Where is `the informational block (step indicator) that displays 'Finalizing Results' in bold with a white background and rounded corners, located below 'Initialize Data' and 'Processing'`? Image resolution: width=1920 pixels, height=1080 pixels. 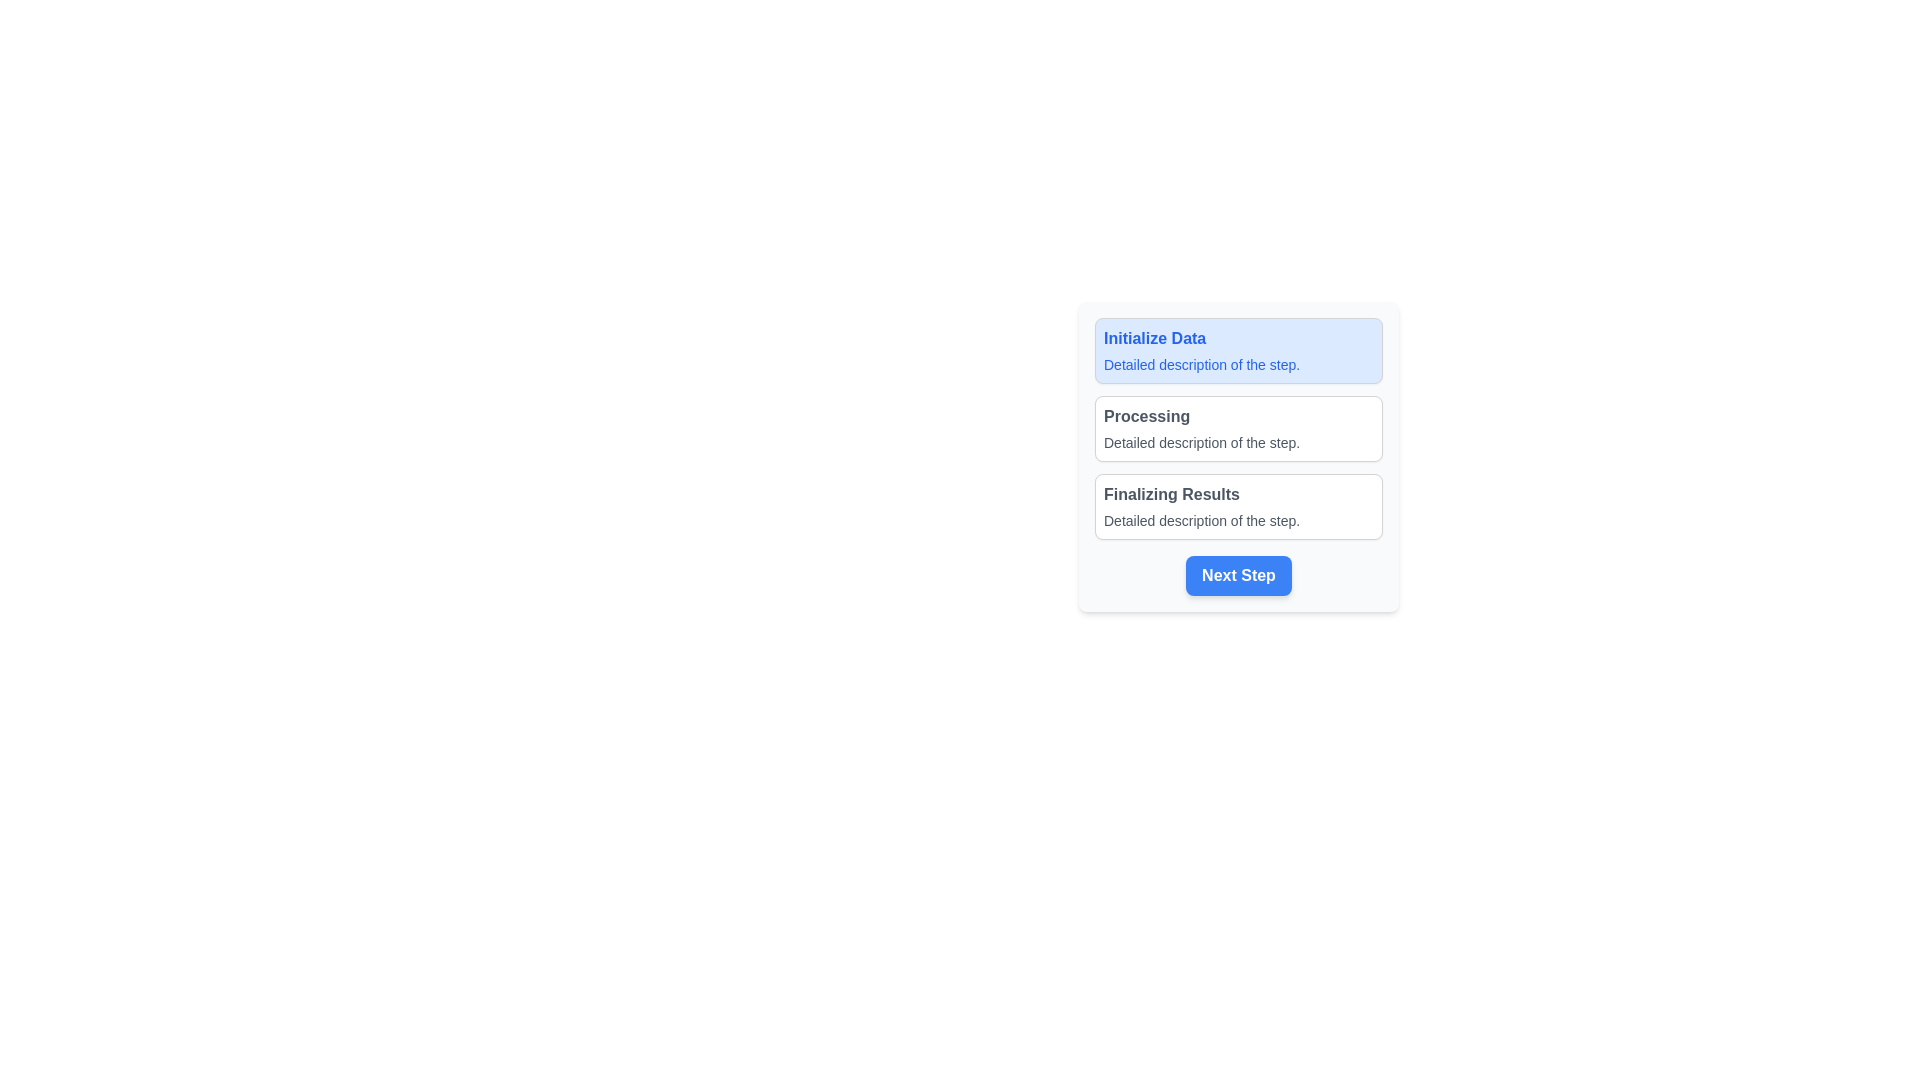
the informational block (step indicator) that displays 'Finalizing Results' in bold with a white background and rounded corners, located below 'Initialize Data' and 'Processing' is located at coordinates (1237, 505).